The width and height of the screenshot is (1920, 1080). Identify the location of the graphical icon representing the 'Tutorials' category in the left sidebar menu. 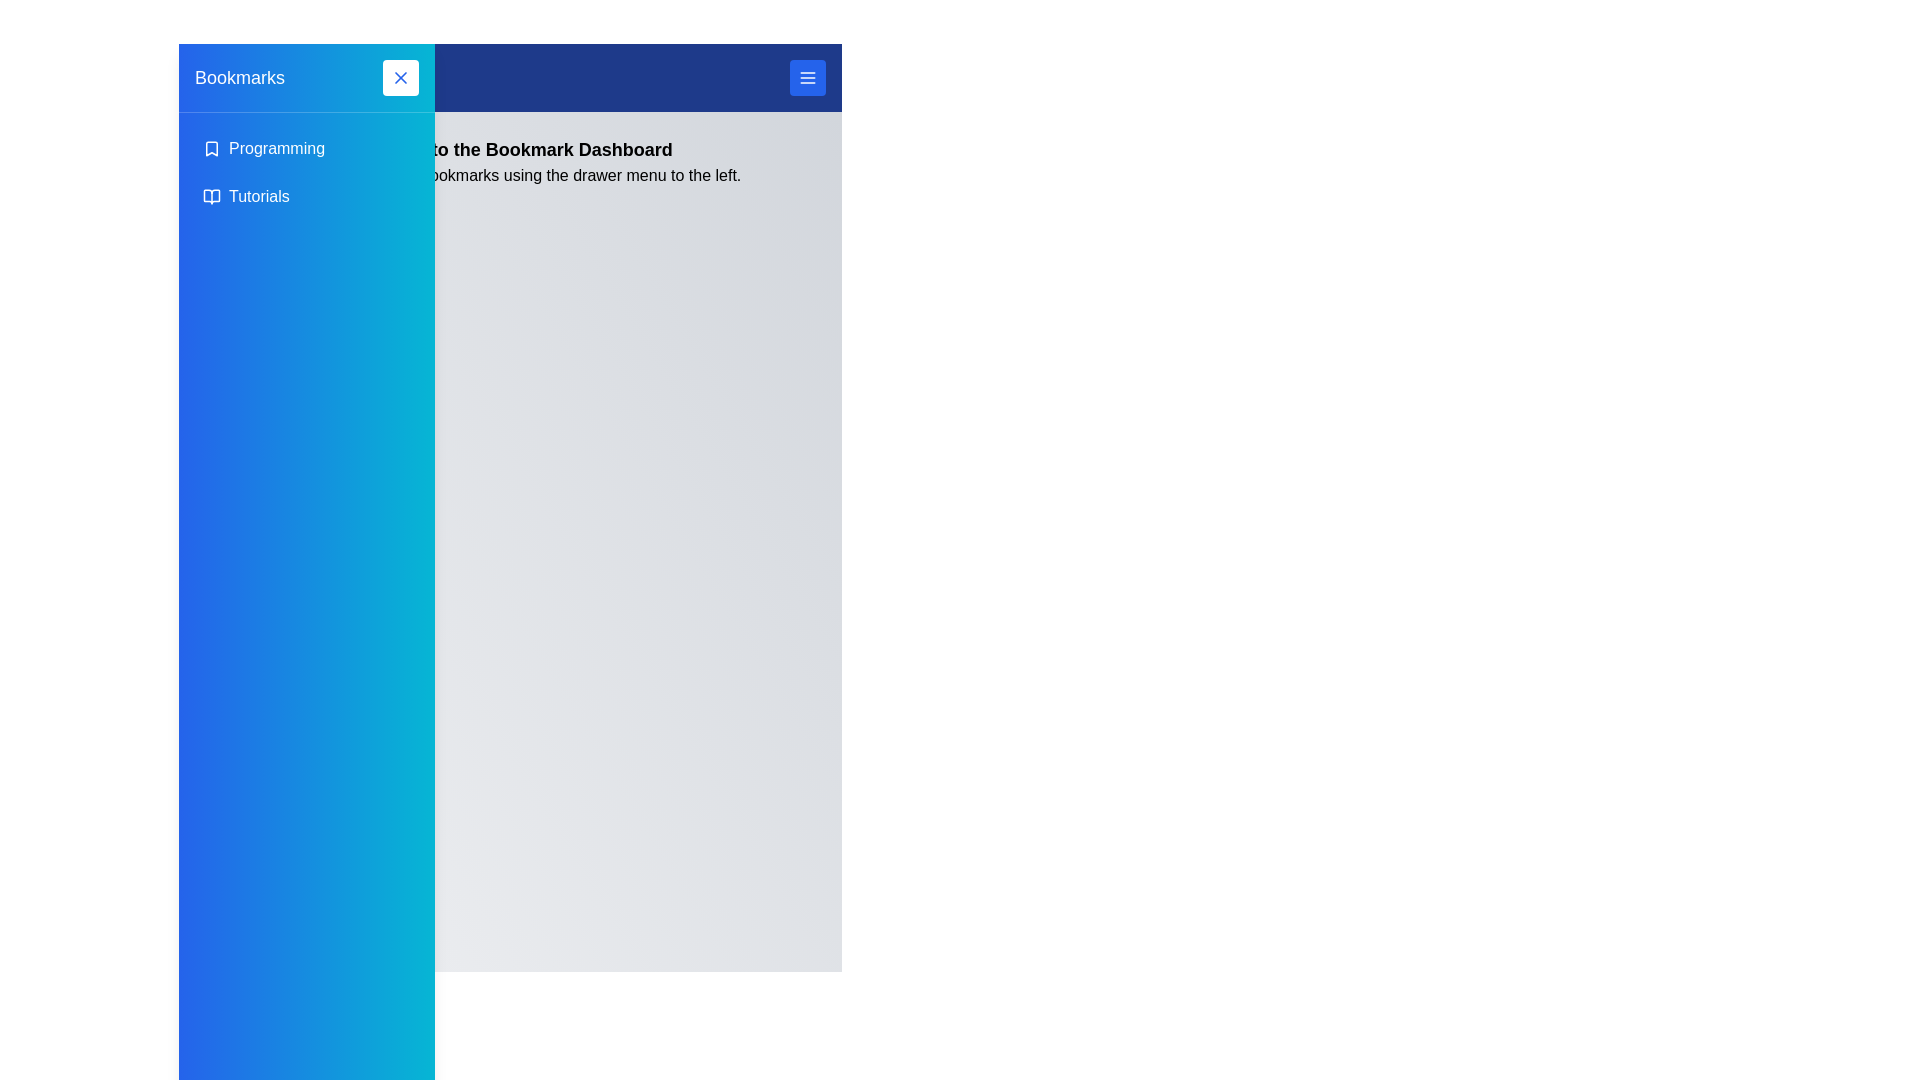
(211, 196).